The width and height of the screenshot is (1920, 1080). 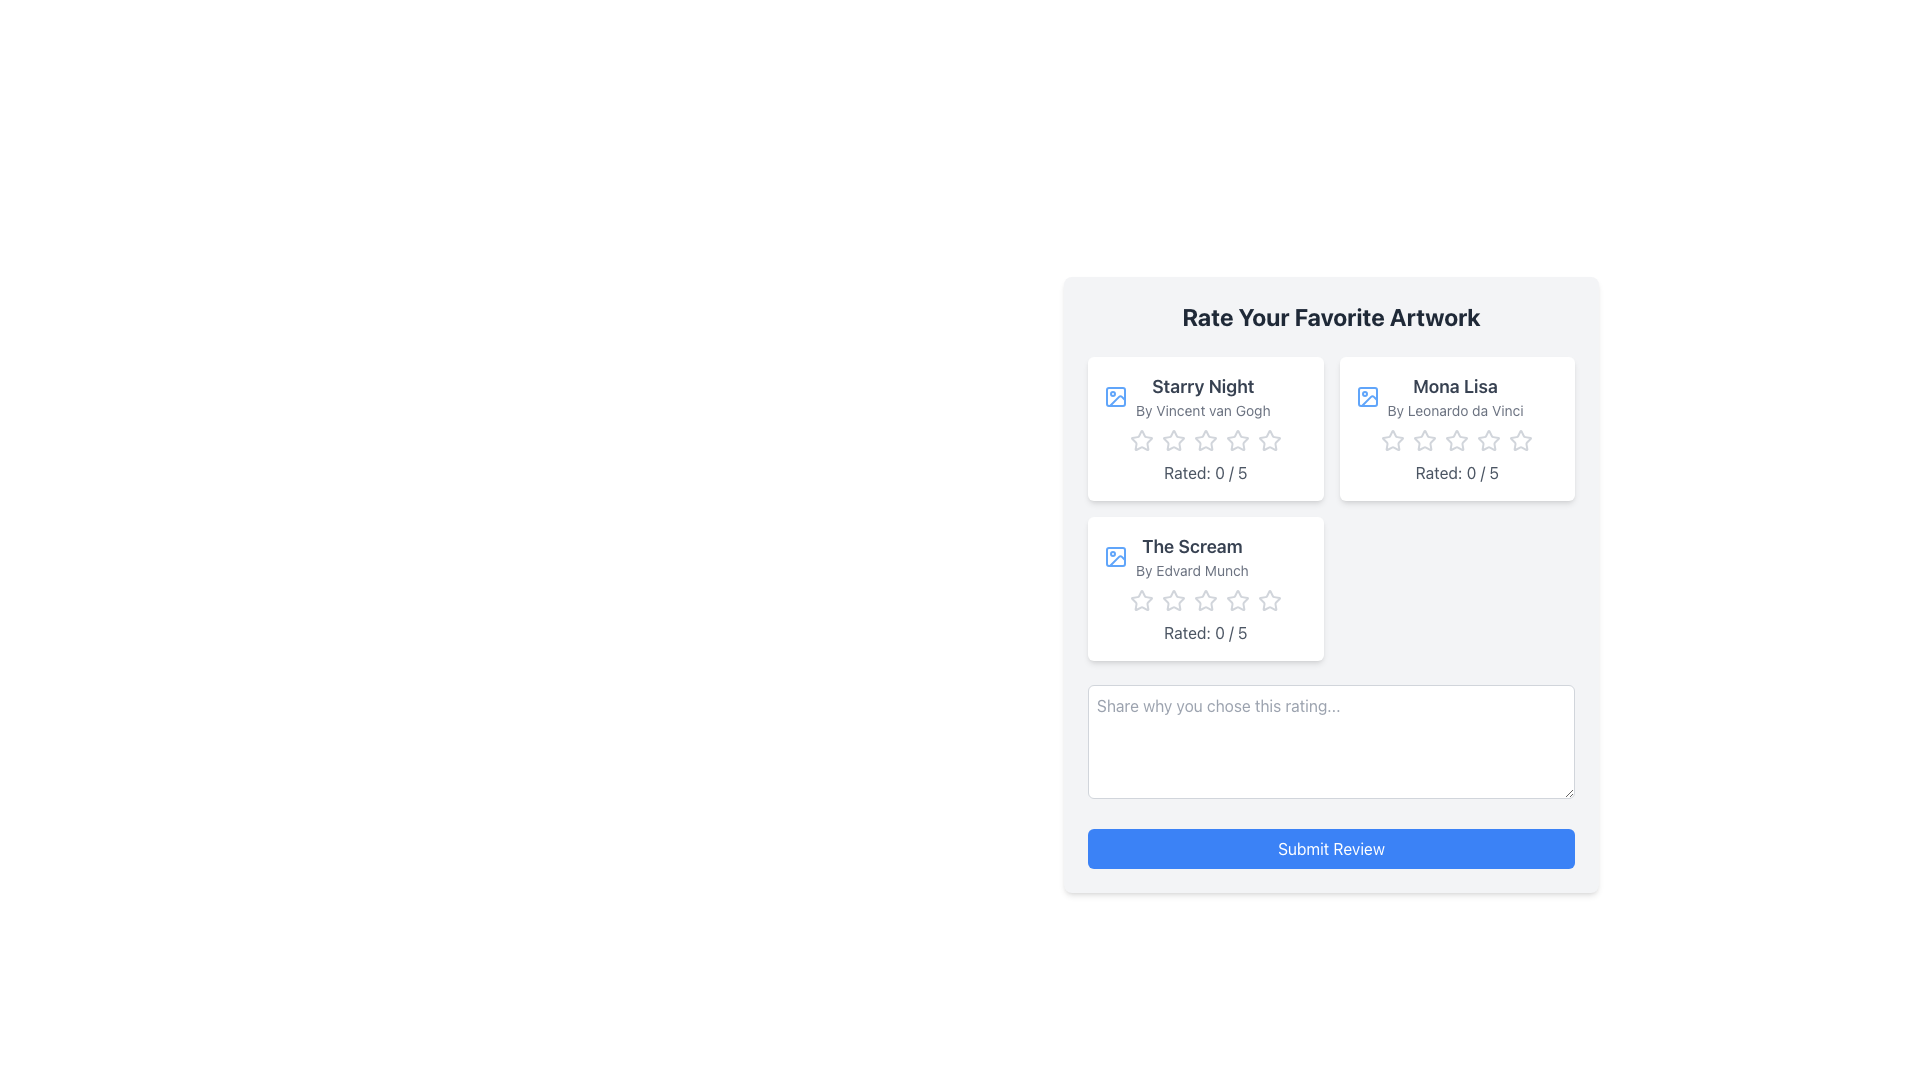 I want to click on the first star icon, so click(x=1203, y=599).